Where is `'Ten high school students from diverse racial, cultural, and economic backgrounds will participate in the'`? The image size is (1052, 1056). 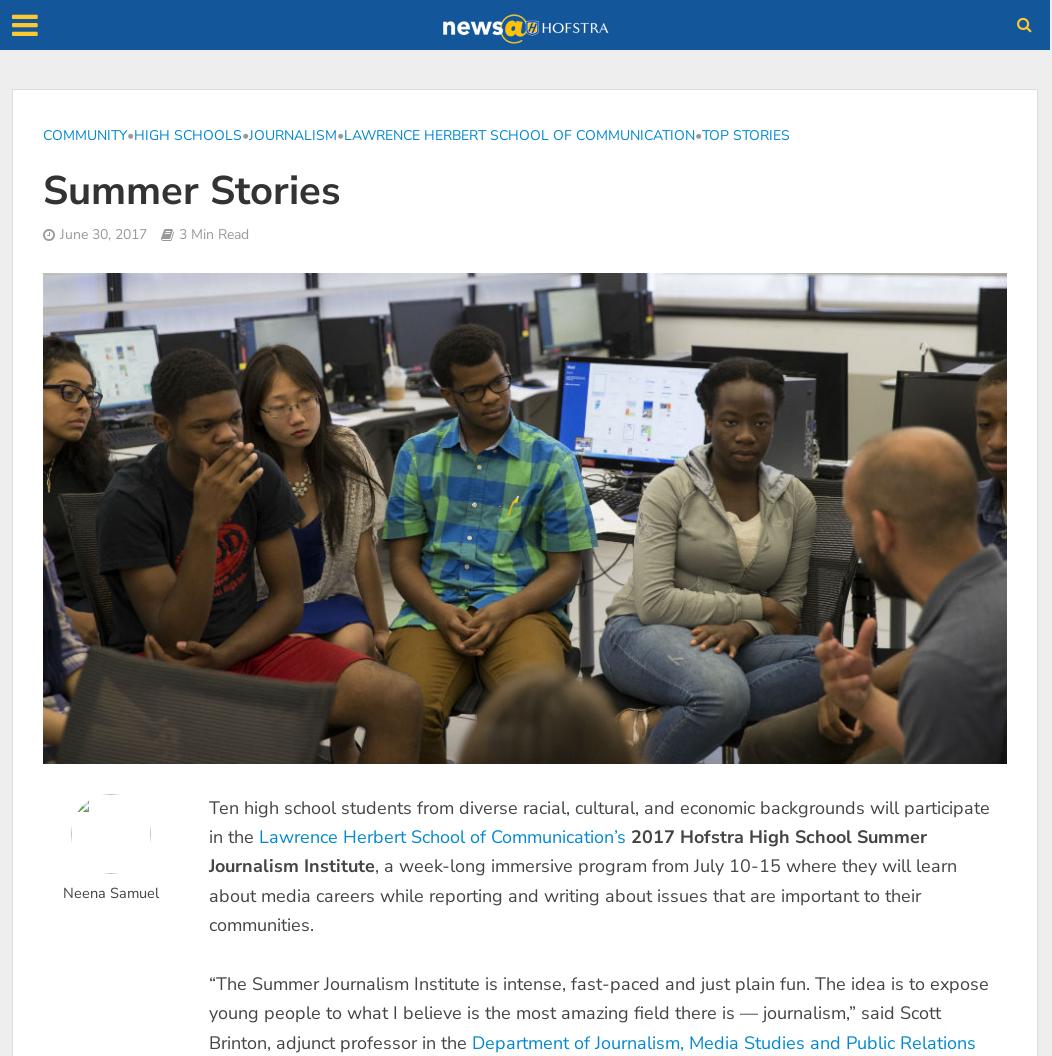 'Ten high school students from diverse racial, cultural, and economic backgrounds will participate in the' is located at coordinates (597, 821).